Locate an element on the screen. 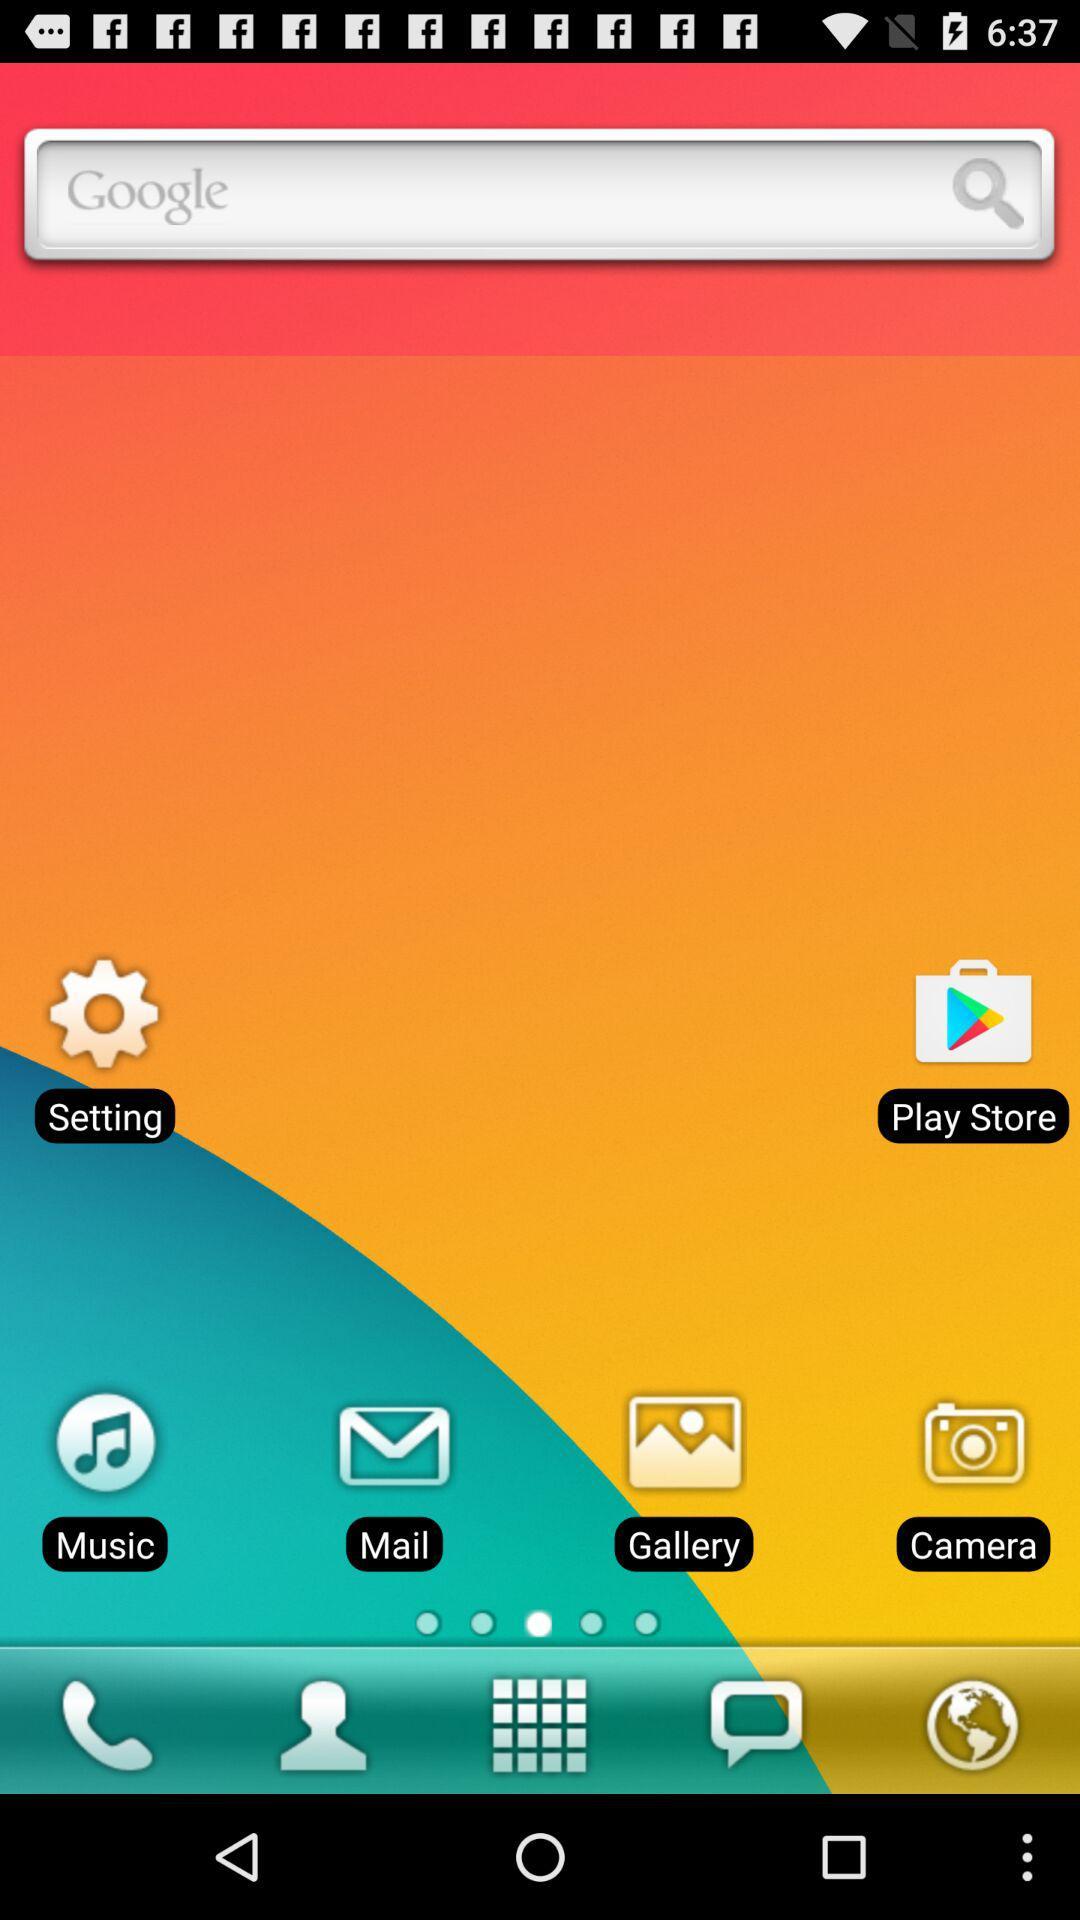 This screenshot has height=1920, width=1080. the avatar icon is located at coordinates (323, 1844).